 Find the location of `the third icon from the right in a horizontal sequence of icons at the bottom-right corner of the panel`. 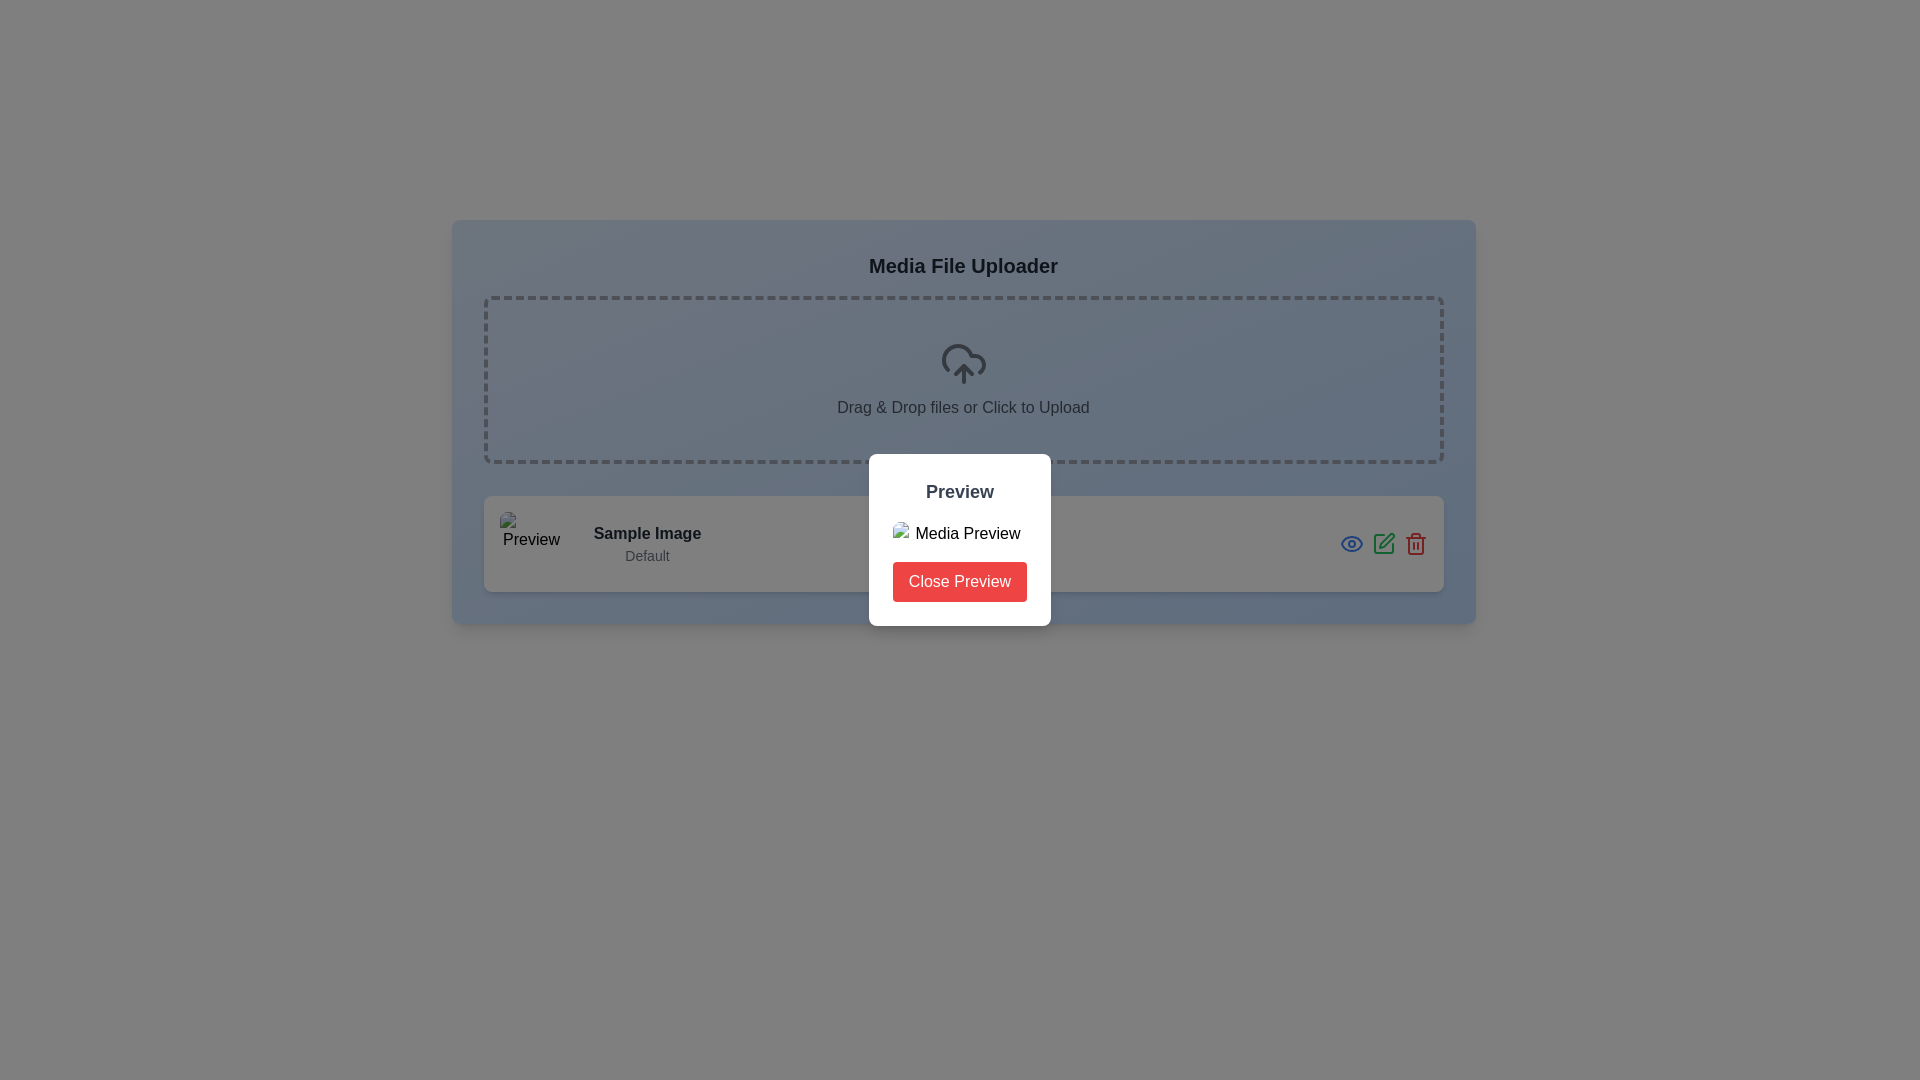

the third icon from the right in a horizontal sequence of icons at the bottom-right corner of the panel is located at coordinates (1414, 543).